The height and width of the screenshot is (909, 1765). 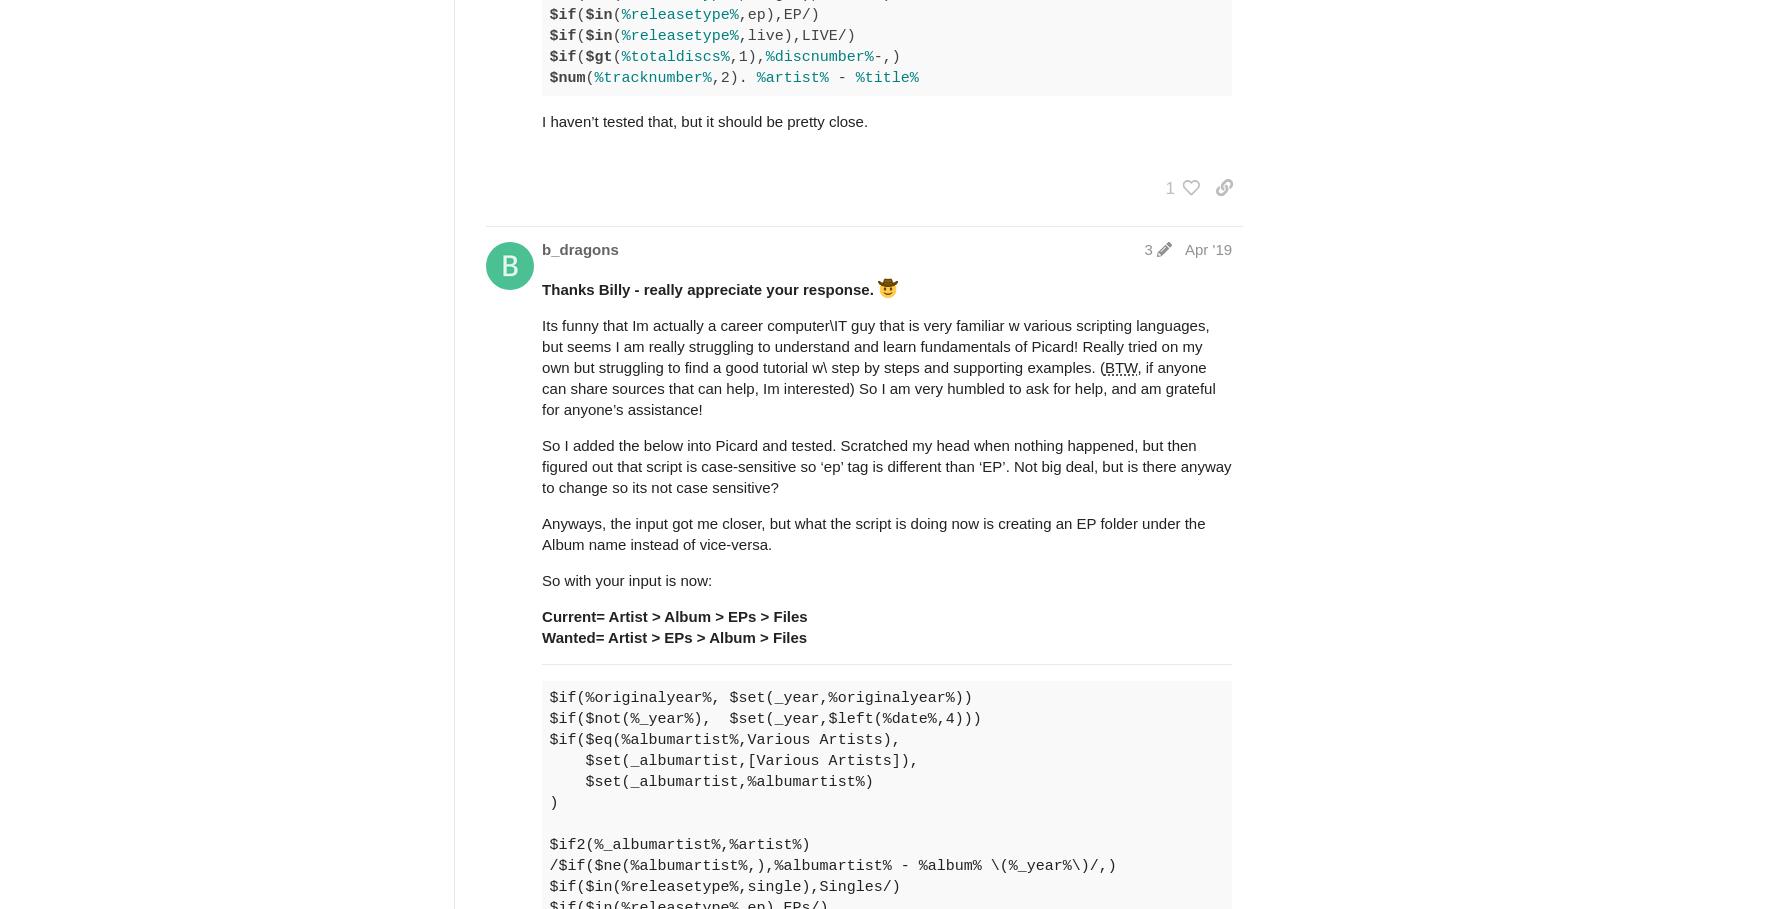 What do you see at coordinates (886, 466) in the screenshot?
I see `'So I added the below into Picard and tested.  Scratched my head when nothing happened, but then figured out that script is case-sensitive so ‘ep’ tag is different than ‘EP’.  Not big deal, but is there anyway to change so its not case sensitive?'` at bounding box center [886, 466].